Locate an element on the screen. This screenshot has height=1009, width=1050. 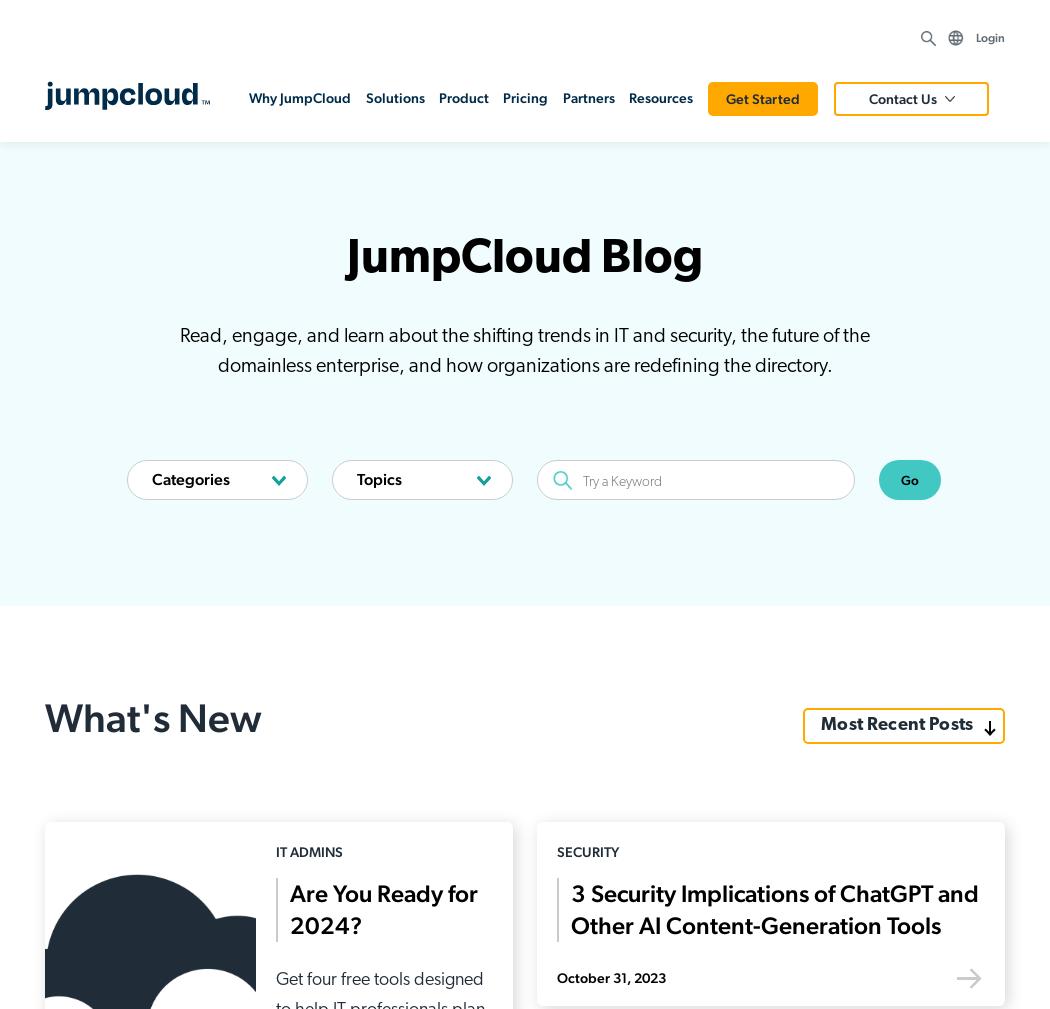
'How can we help? The JumpCloud Knowledge Base contains technical articles and how-to guides spanning the JumpCloud Directory Platform.' is located at coordinates (832, 925).